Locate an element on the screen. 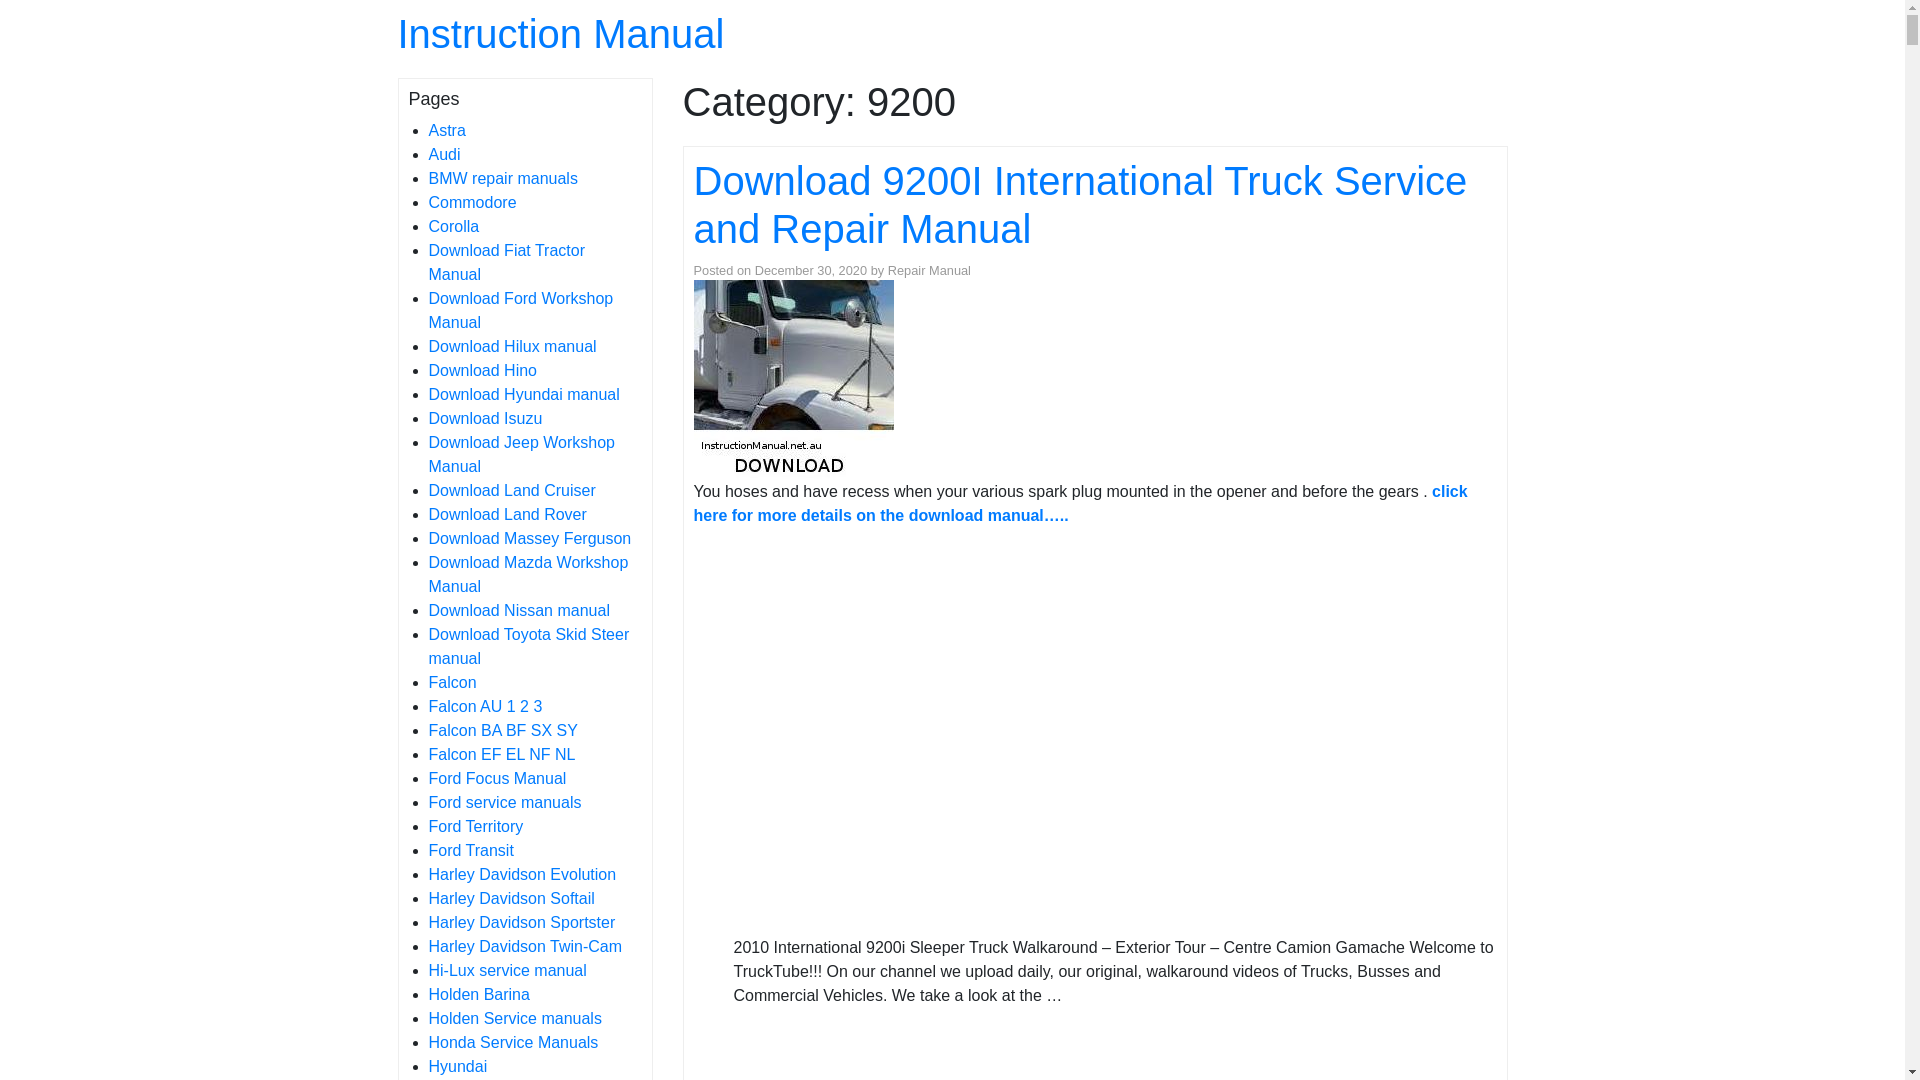 The image size is (1920, 1080). 'Download Jeep Workshop Manual' is located at coordinates (426, 454).